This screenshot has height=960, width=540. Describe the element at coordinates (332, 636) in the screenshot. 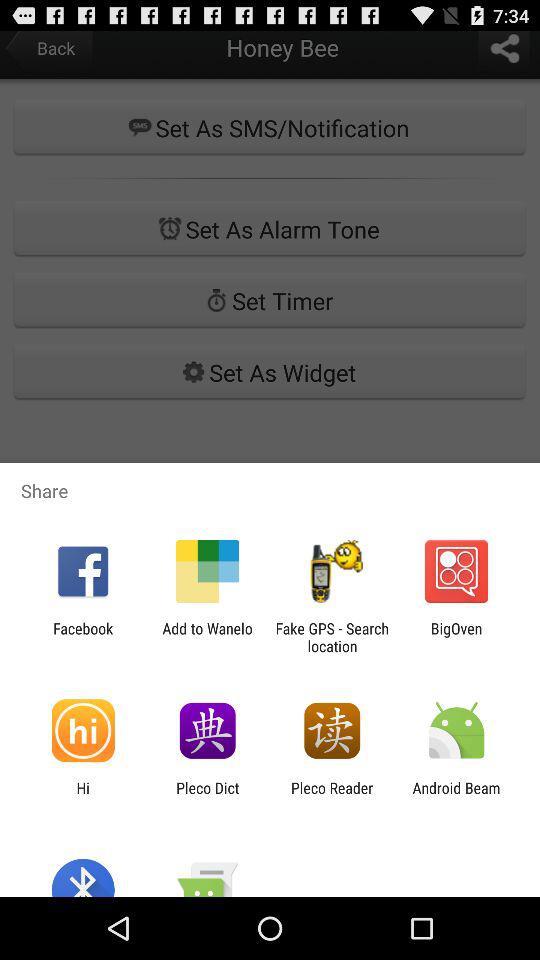

I see `app to the right of add to wanelo app` at that location.